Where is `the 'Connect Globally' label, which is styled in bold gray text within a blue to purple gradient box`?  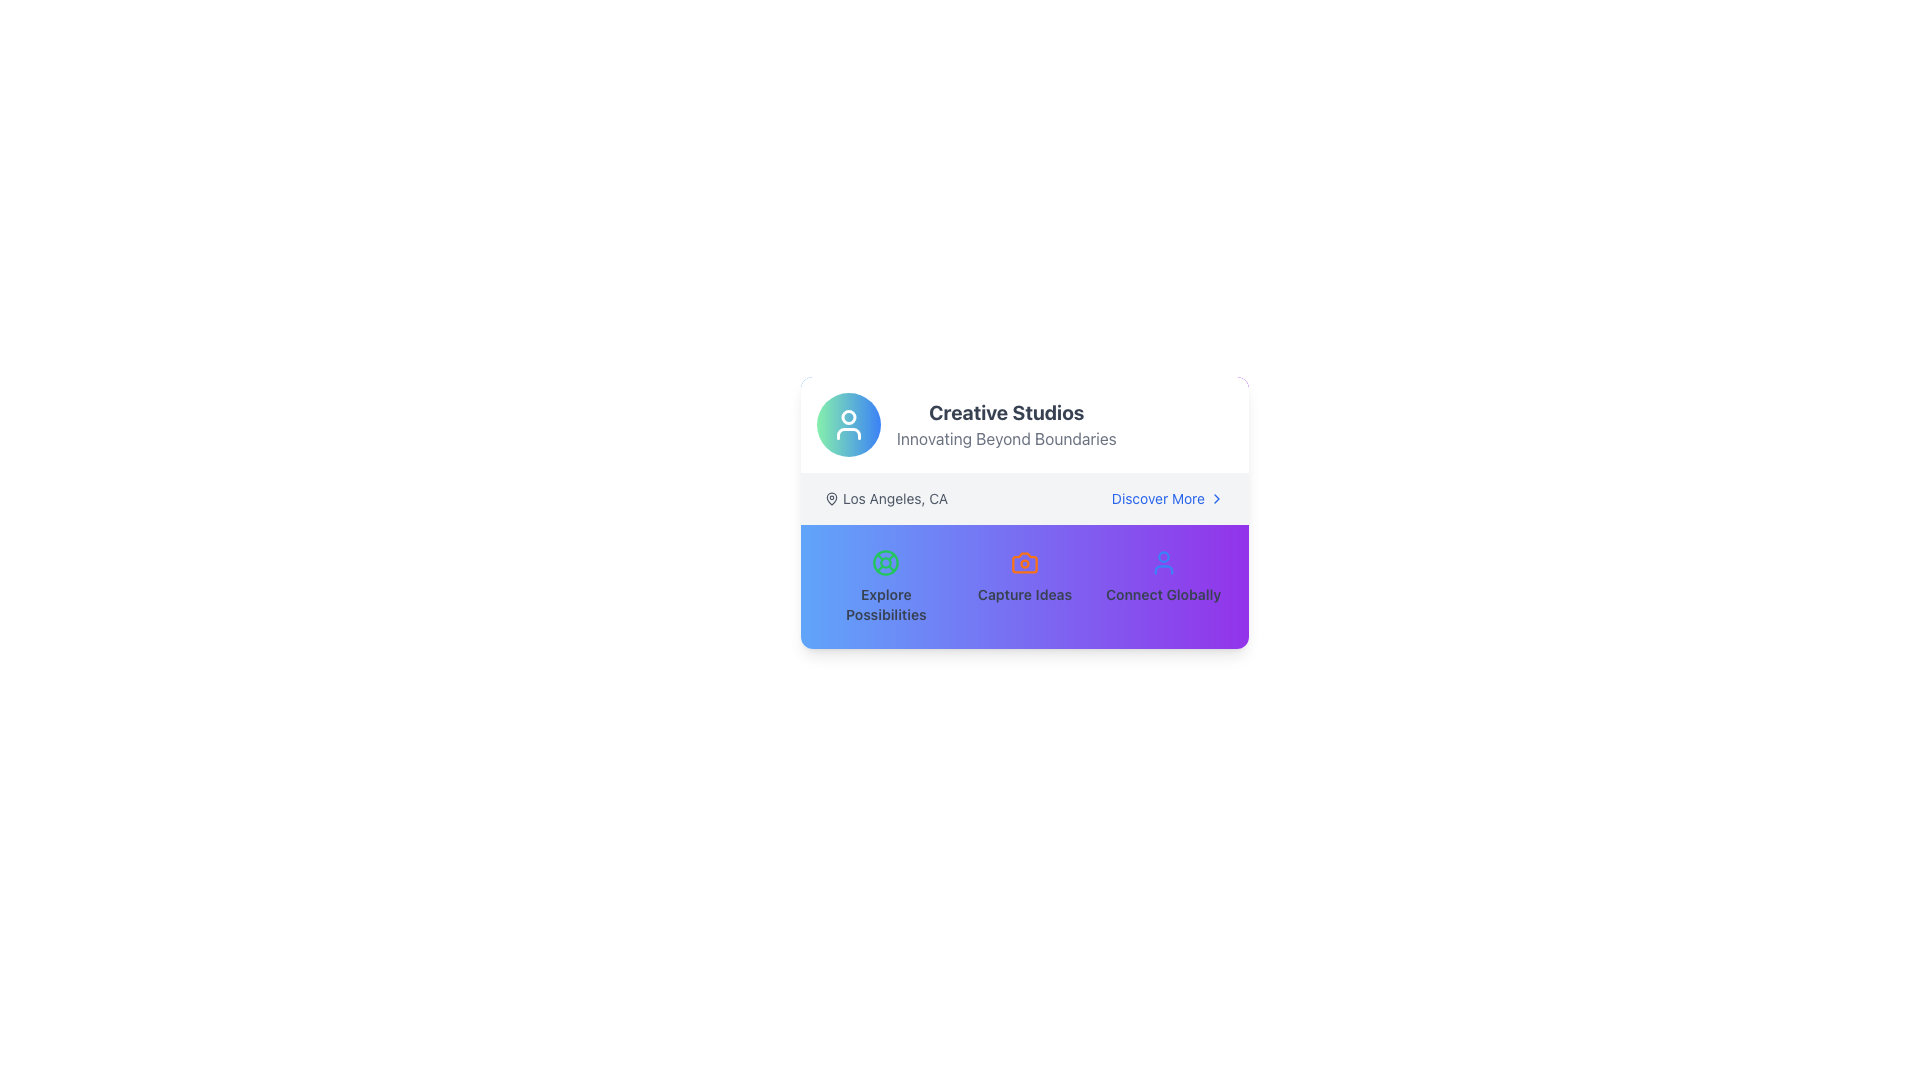 the 'Connect Globally' label, which is styled in bold gray text within a blue to purple gradient box is located at coordinates (1163, 593).